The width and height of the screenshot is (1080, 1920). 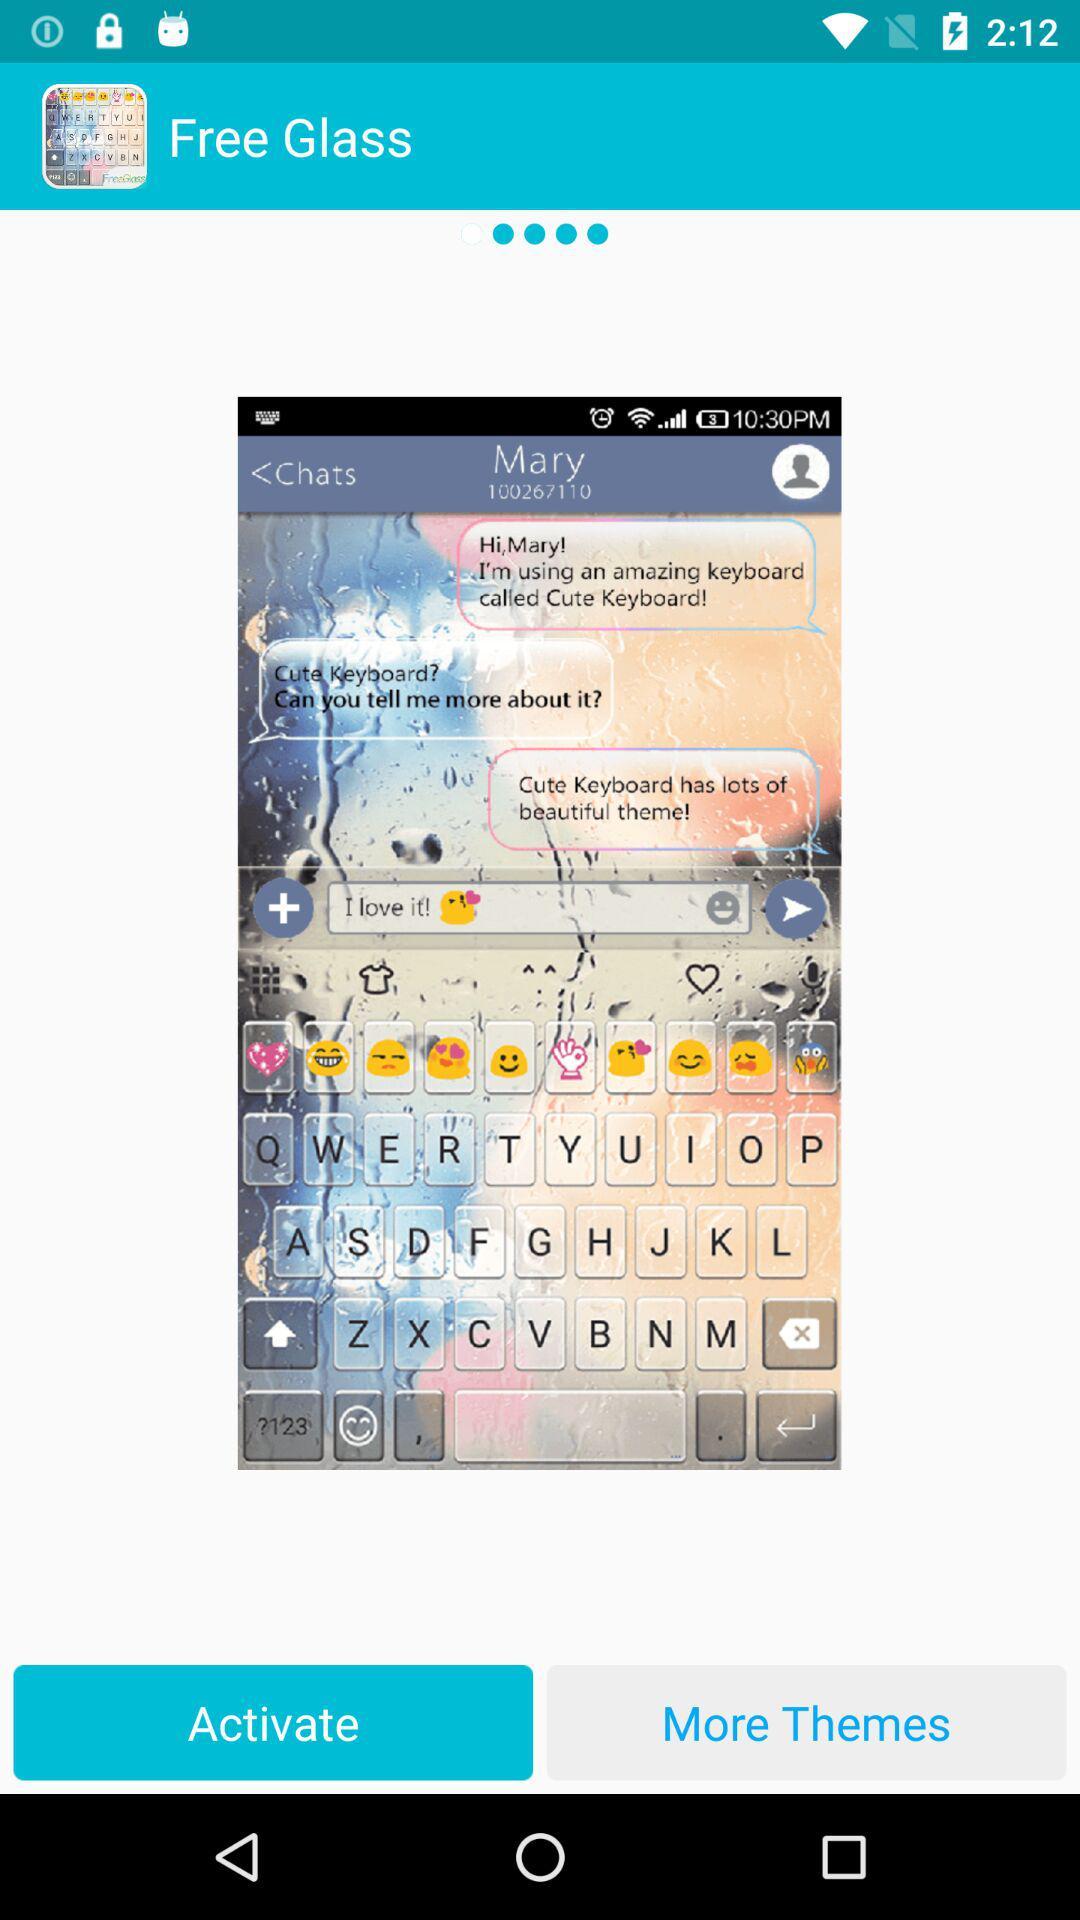 What do you see at coordinates (805, 1721) in the screenshot?
I see `more themes icon` at bounding box center [805, 1721].